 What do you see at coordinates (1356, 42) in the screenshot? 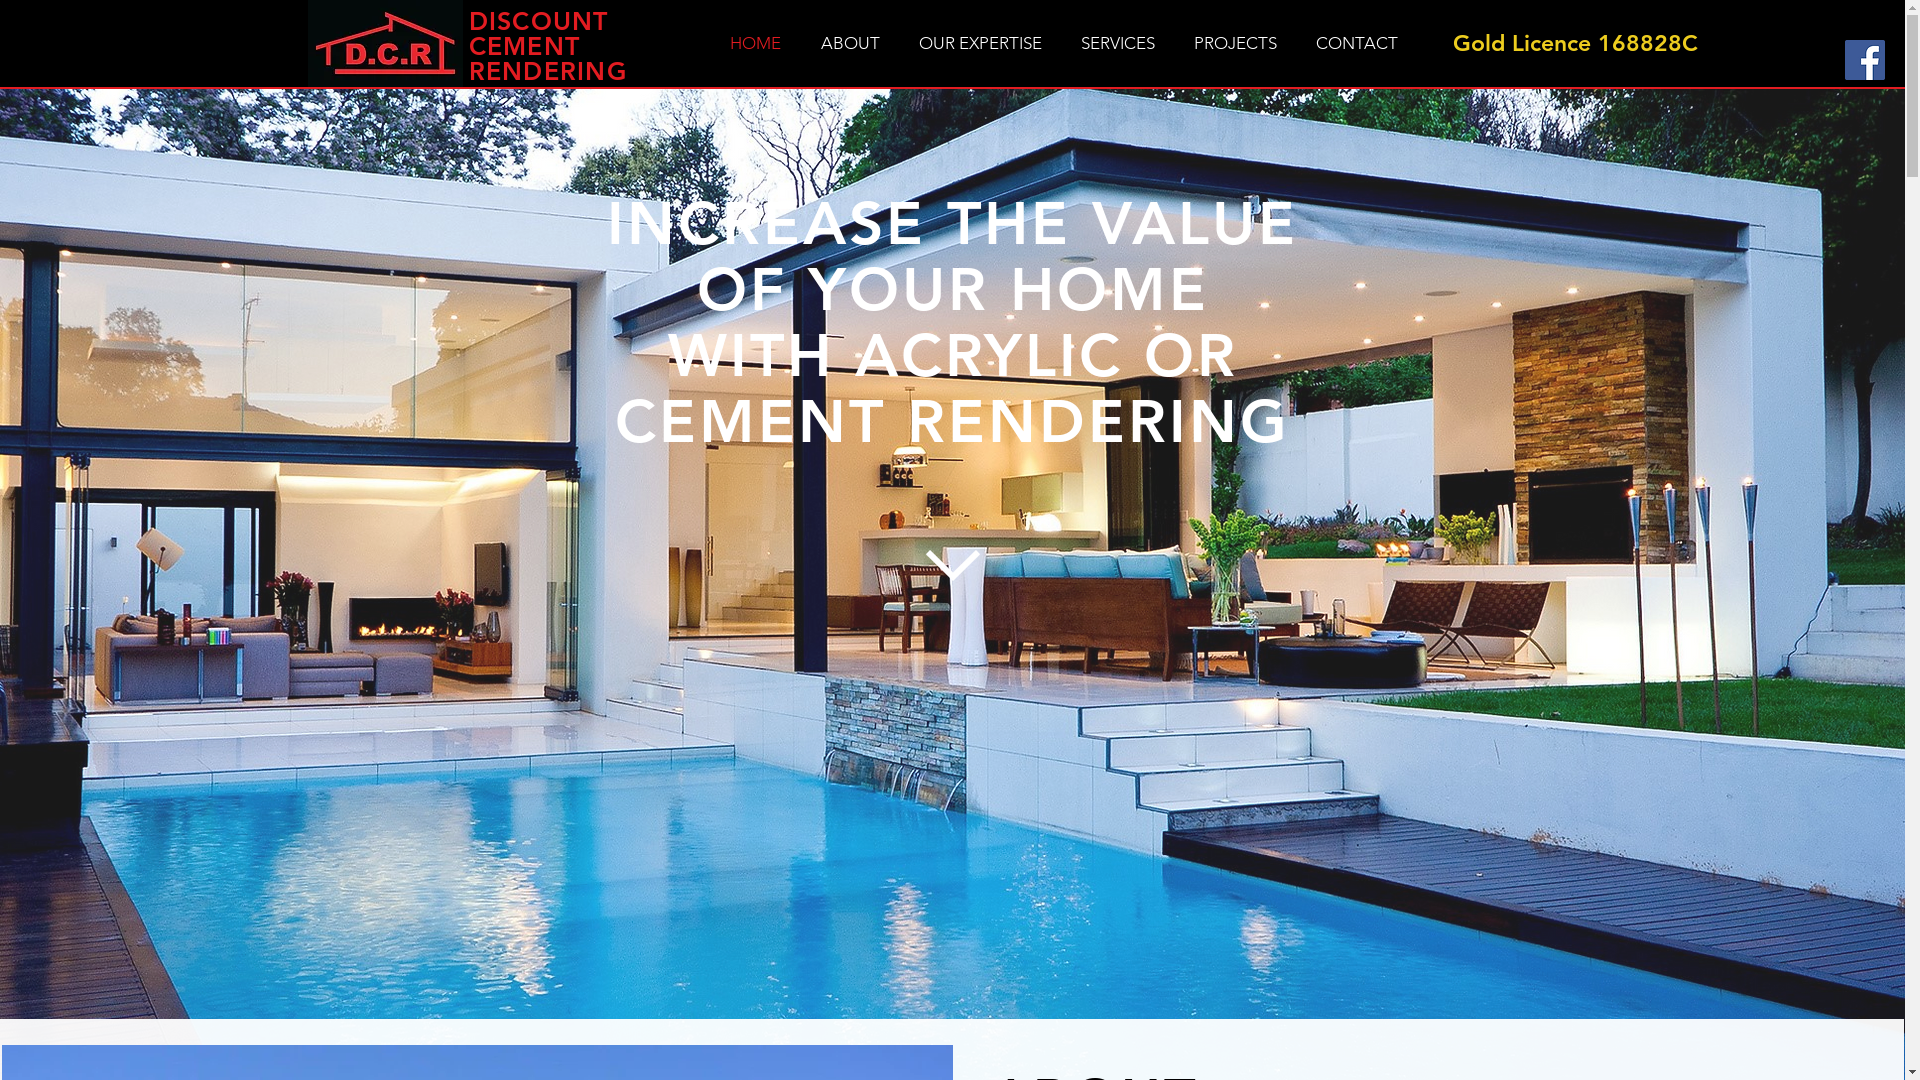
I see `'CONTACT'` at bounding box center [1356, 42].